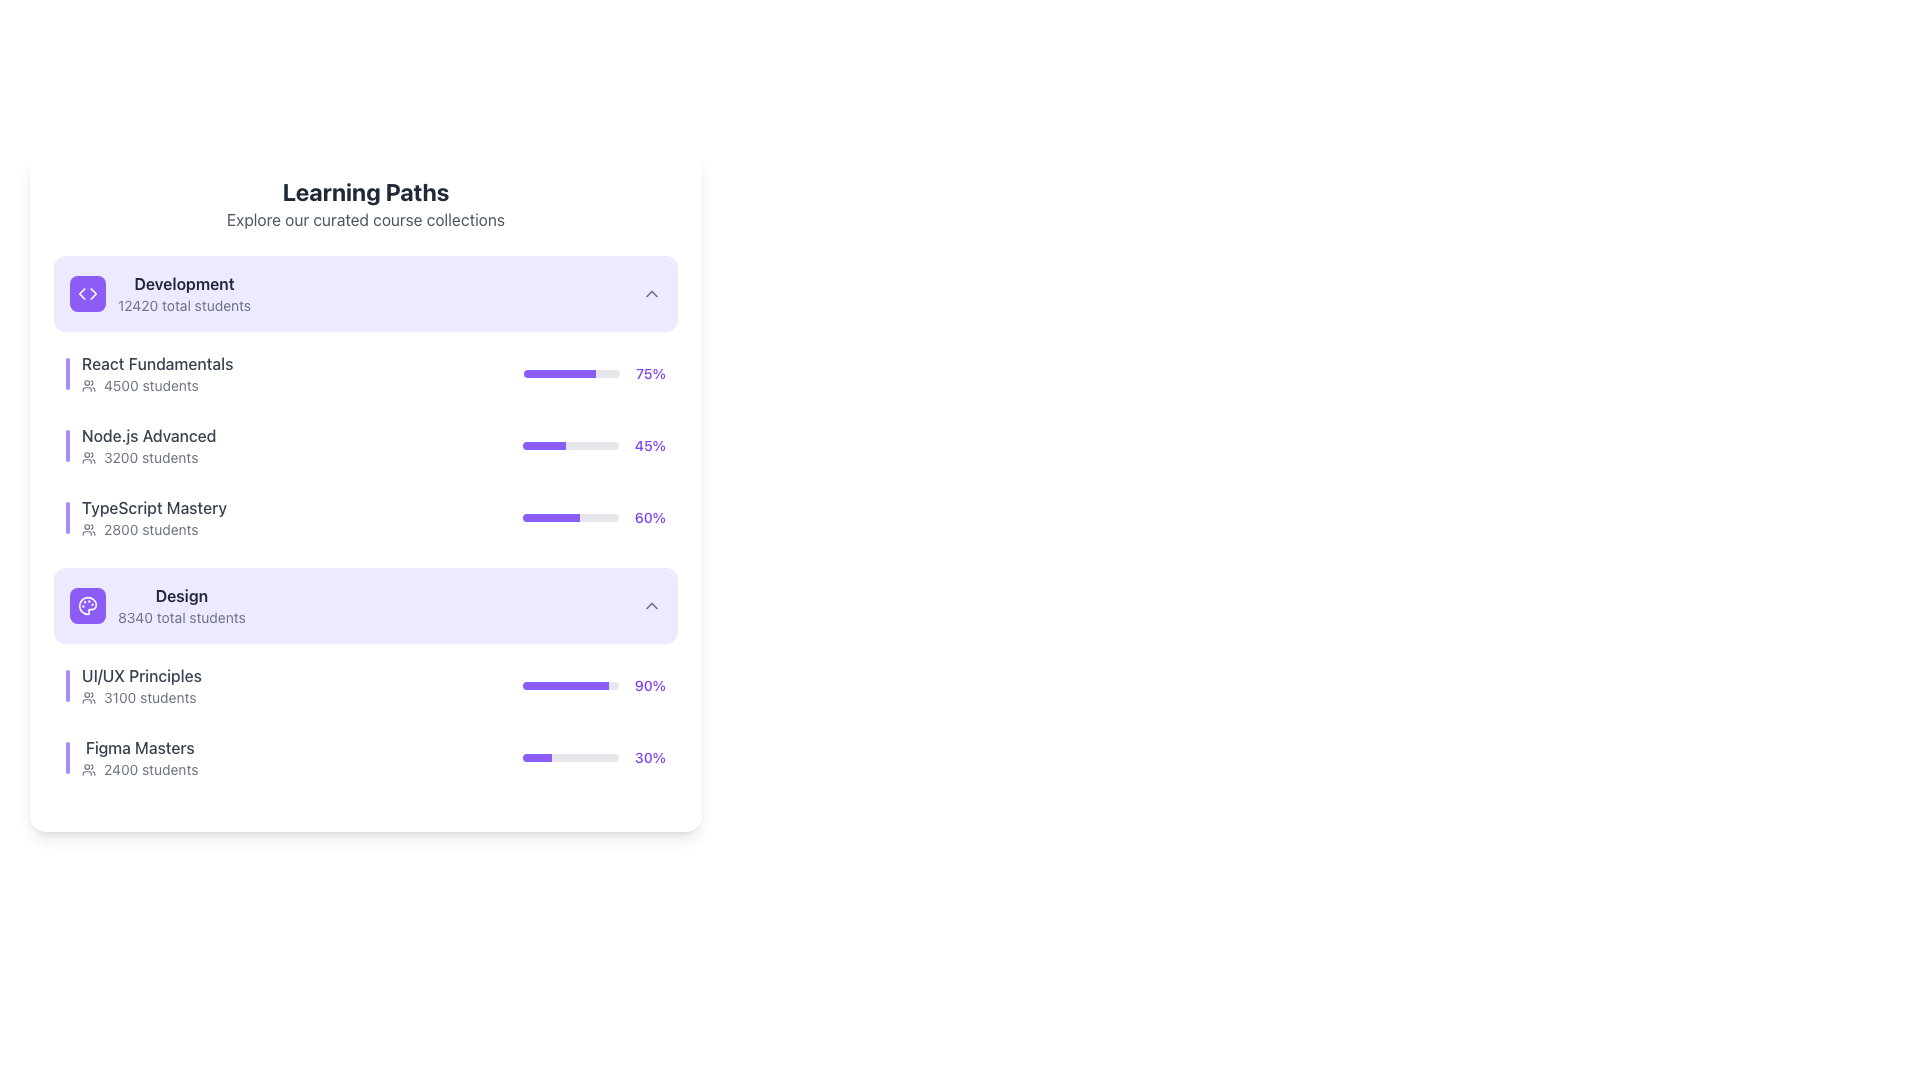 This screenshot has width=1920, height=1080. What do you see at coordinates (148, 374) in the screenshot?
I see `the first list item displaying 'React Fundamentals'` at bounding box center [148, 374].